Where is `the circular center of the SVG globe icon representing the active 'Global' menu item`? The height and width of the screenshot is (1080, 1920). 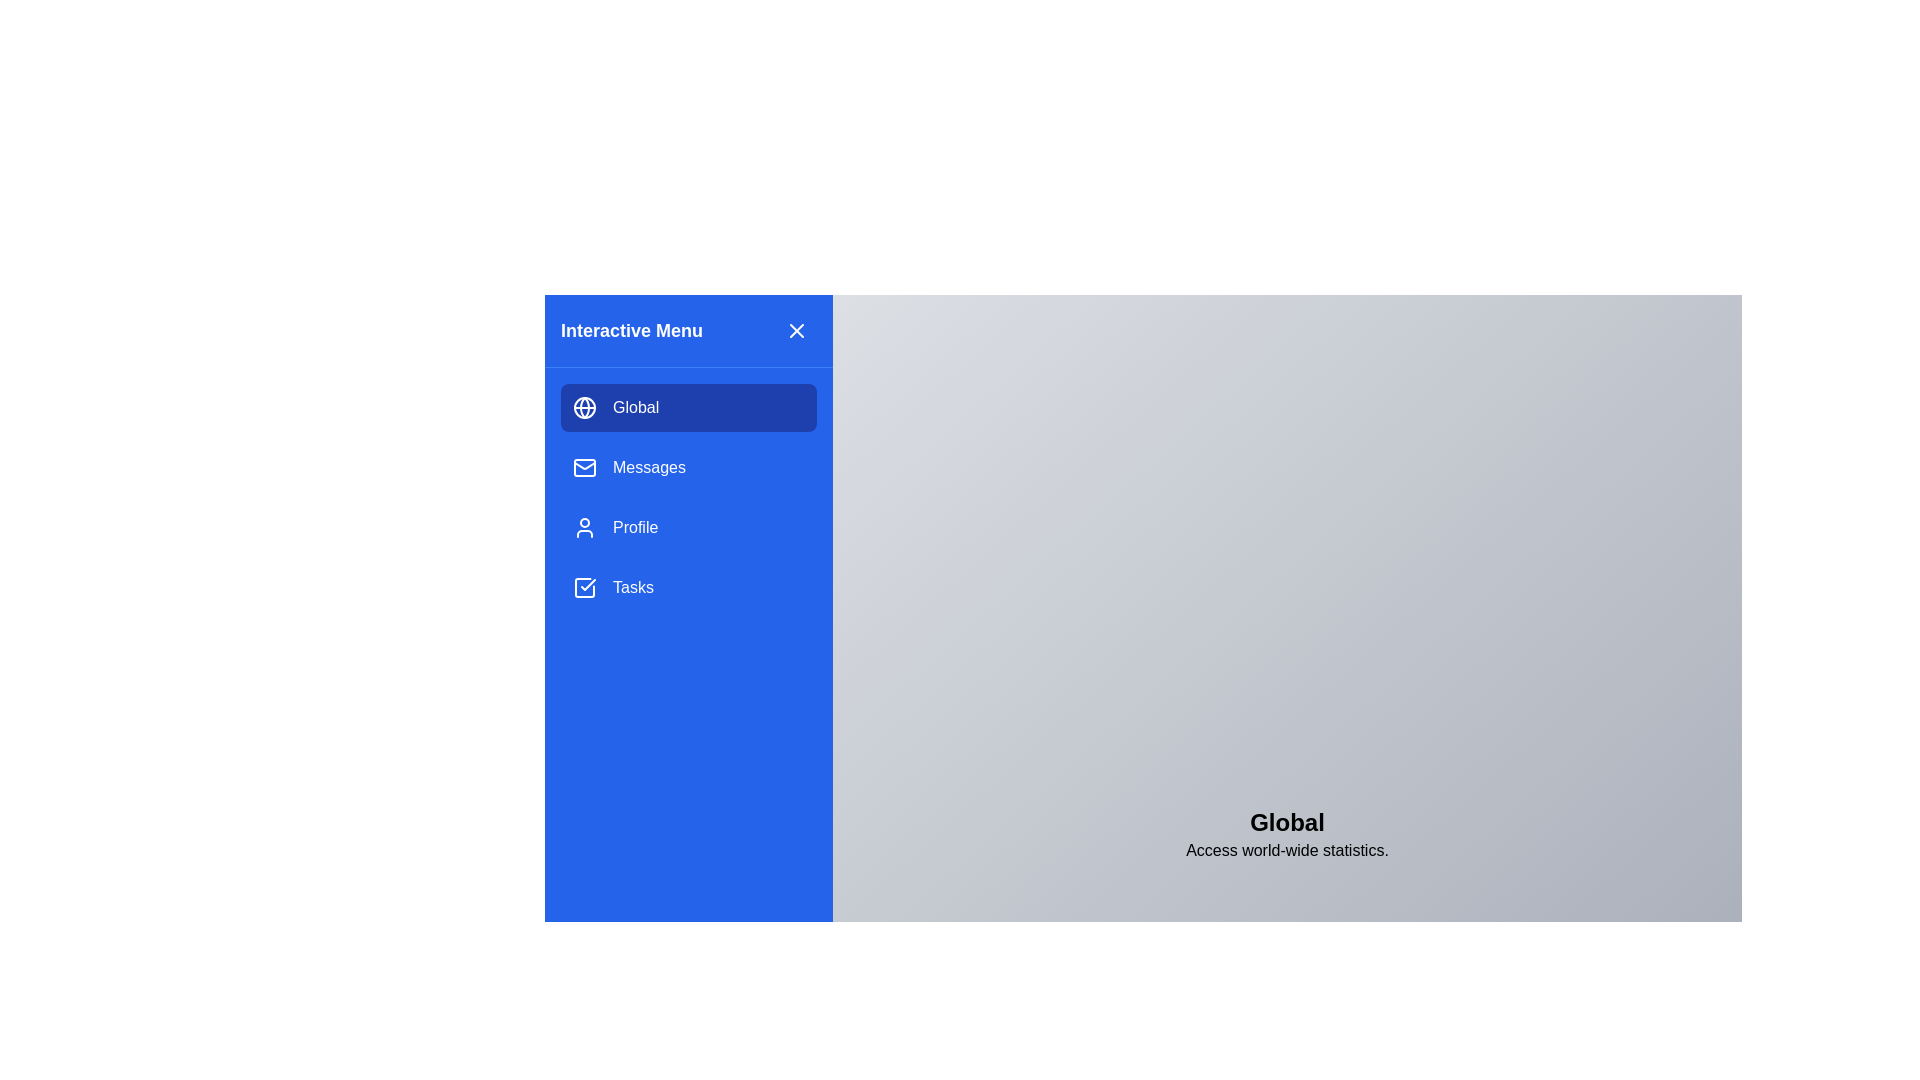 the circular center of the SVG globe icon representing the active 'Global' menu item is located at coordinates (584, 407).